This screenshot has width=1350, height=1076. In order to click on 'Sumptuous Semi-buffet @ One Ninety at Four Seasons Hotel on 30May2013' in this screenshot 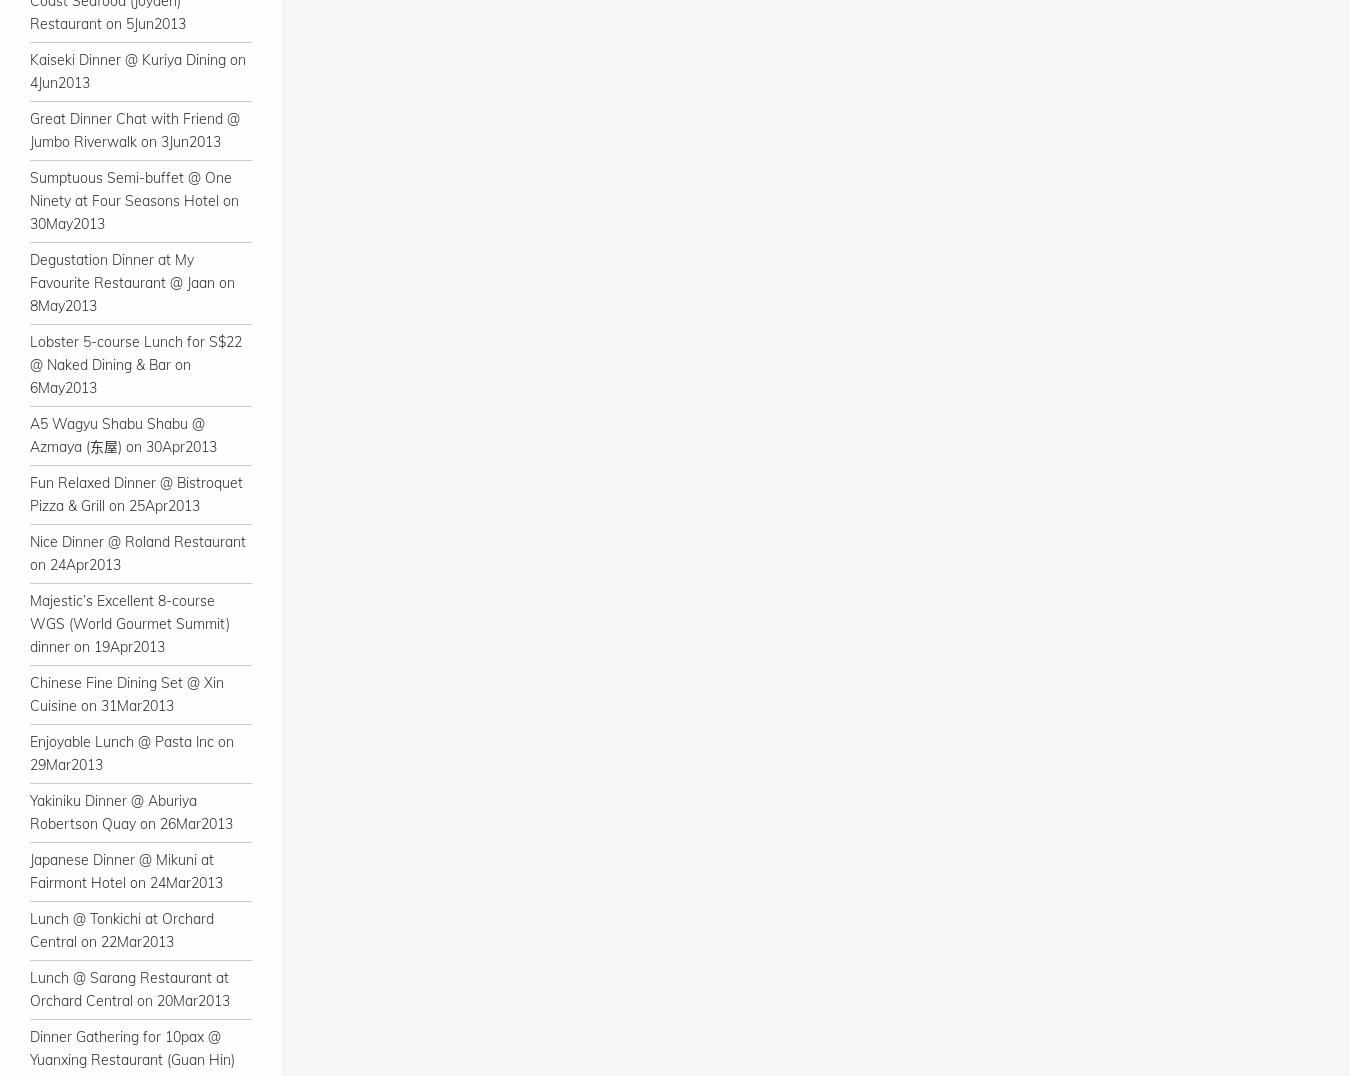, I will do `click(134, 199)`.